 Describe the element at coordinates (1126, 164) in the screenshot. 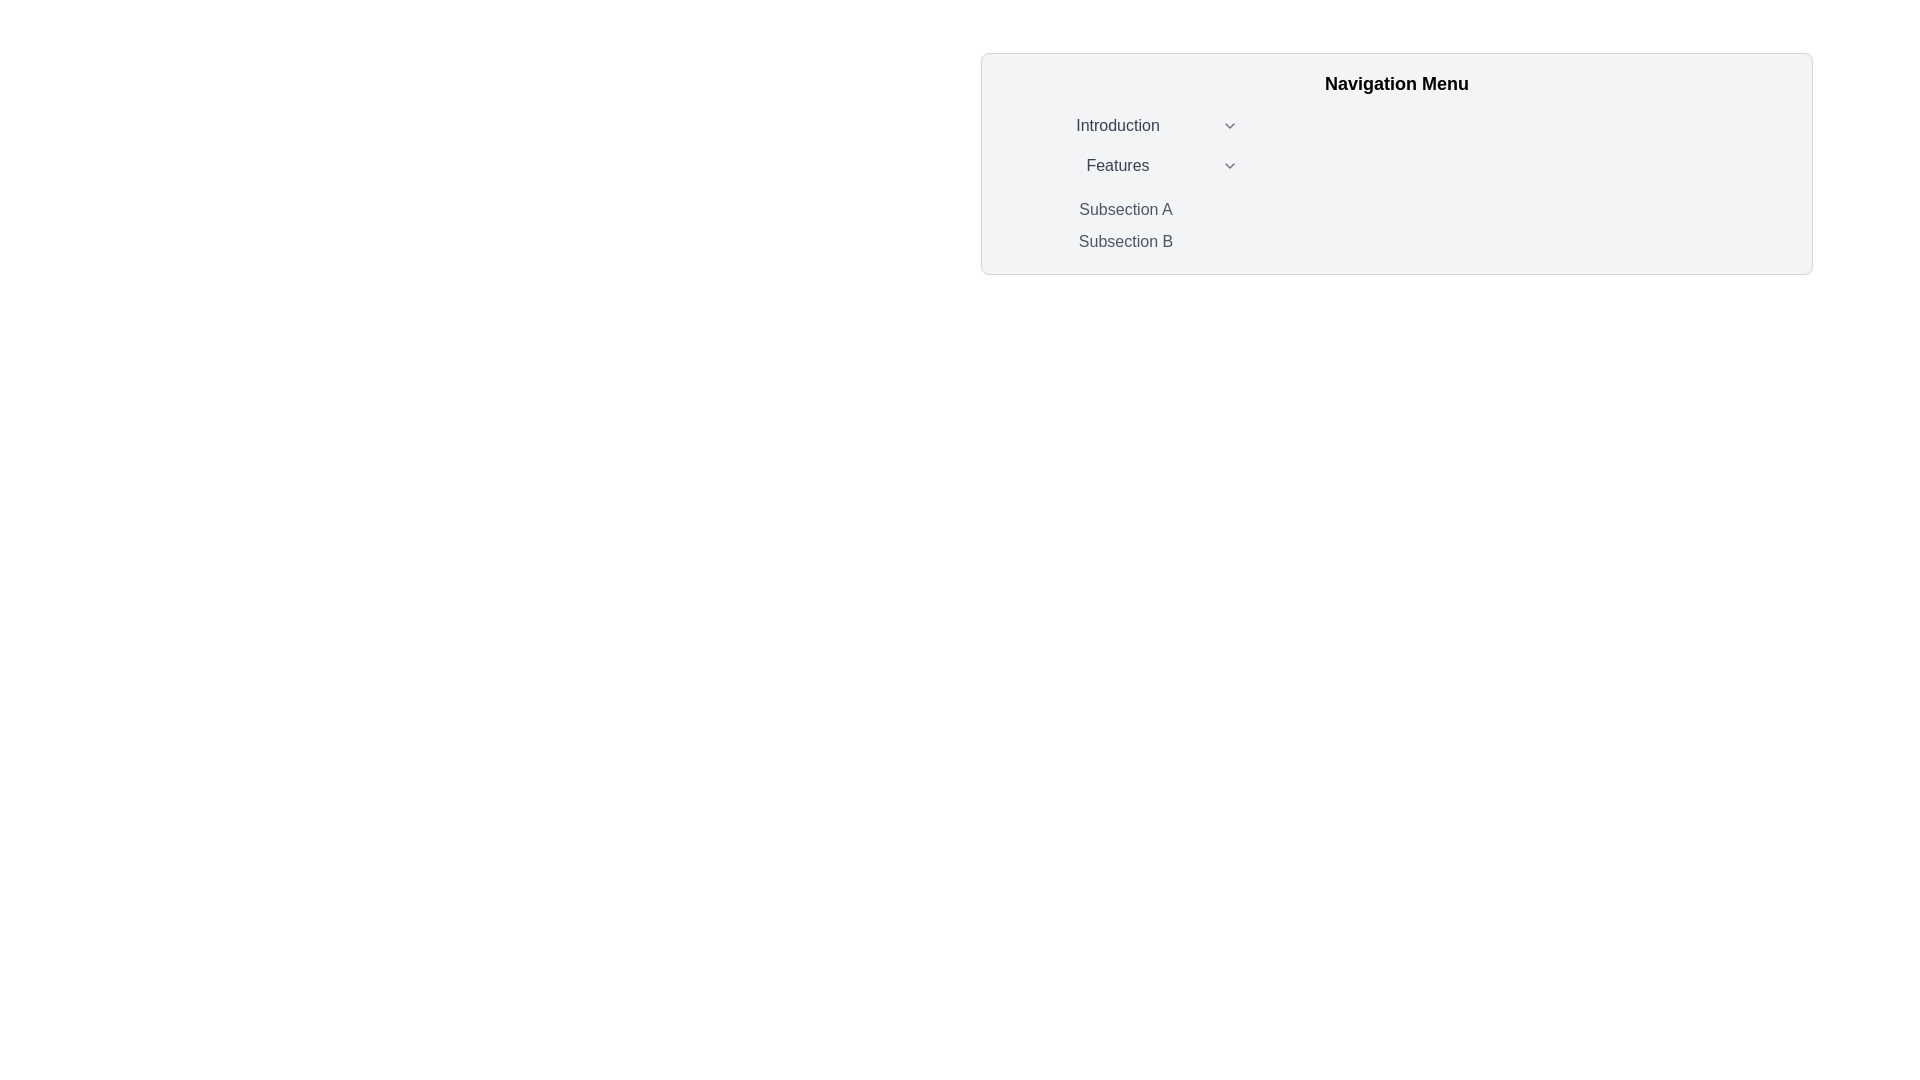

I see `the Dropdown Menu Trigger labeled 'Features'` at that location.